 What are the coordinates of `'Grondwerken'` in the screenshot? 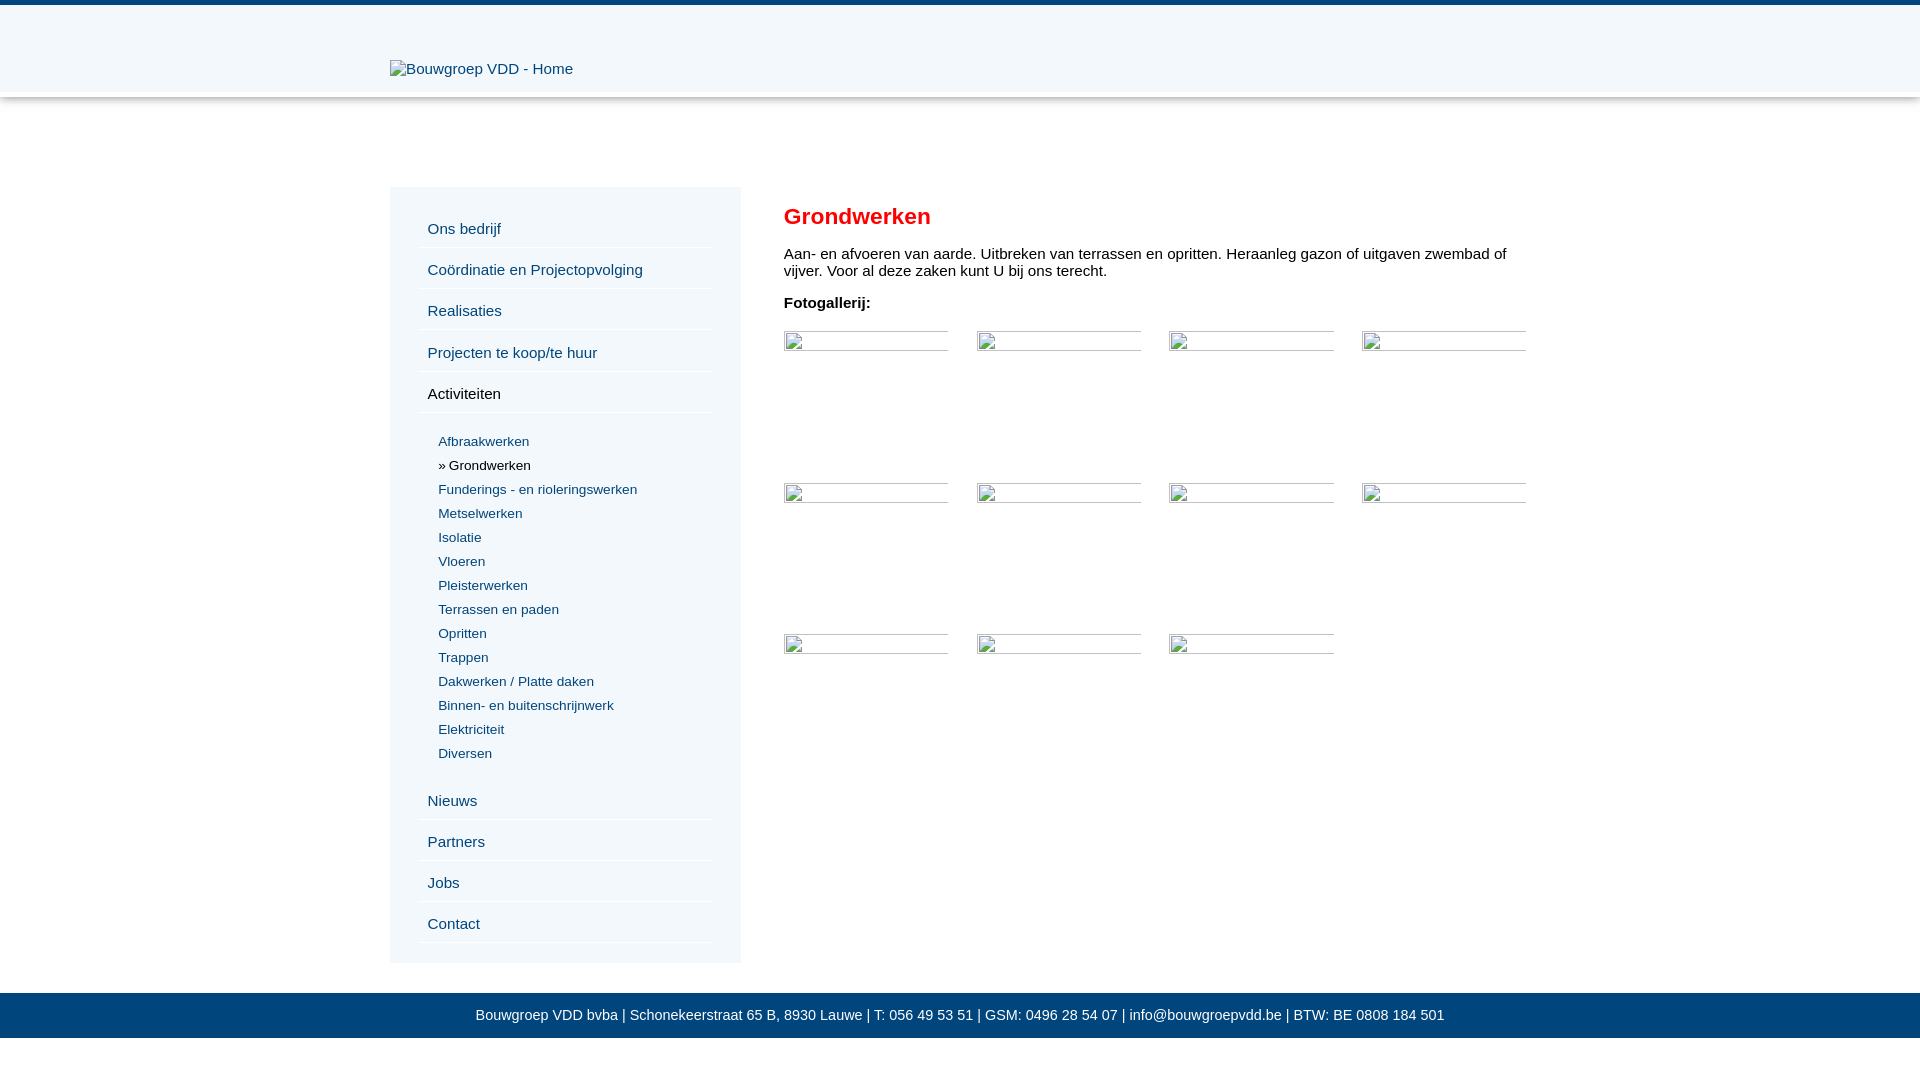 It's located at (1058, 344).